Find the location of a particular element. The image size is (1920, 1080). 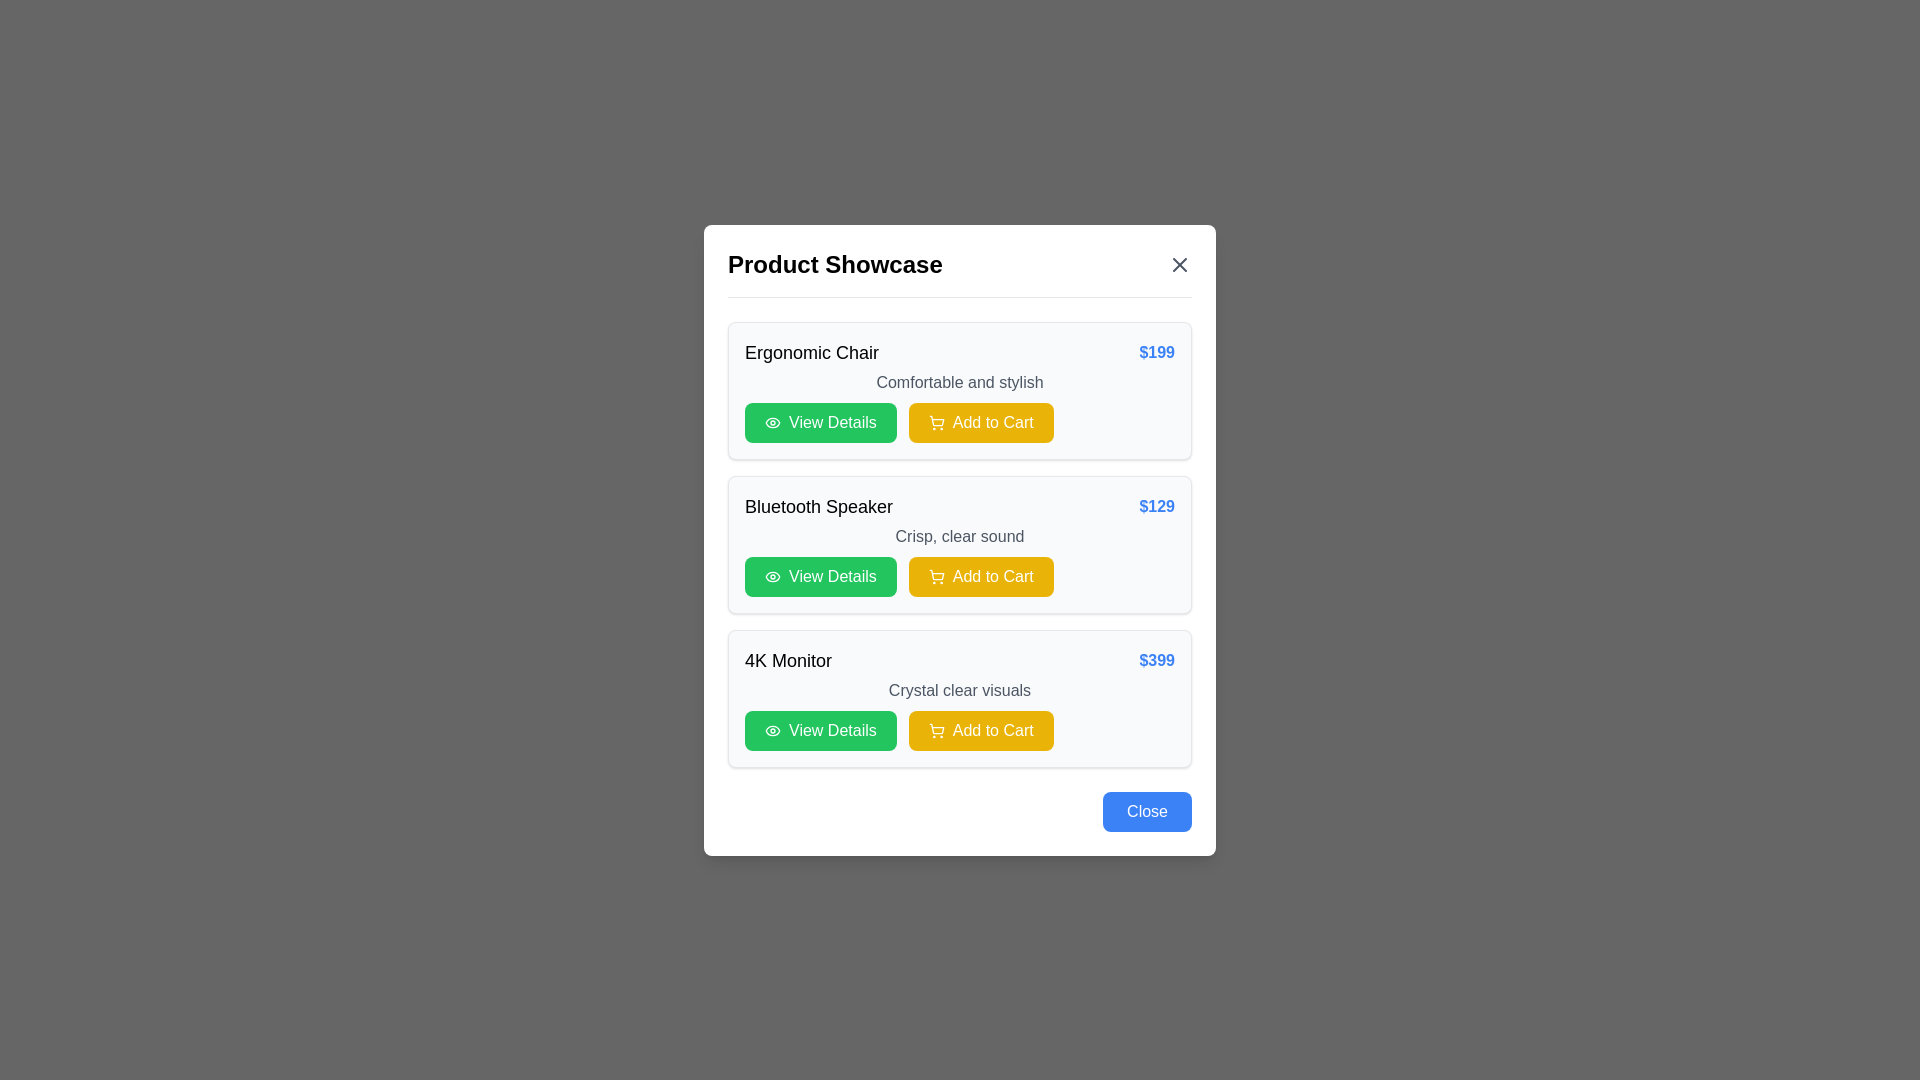

the 'View Details' button, which is a rectangular button with a green background and white text, located below the 'Bluetooth Speaker' product card in the modal is located at coordinates (820, 576).